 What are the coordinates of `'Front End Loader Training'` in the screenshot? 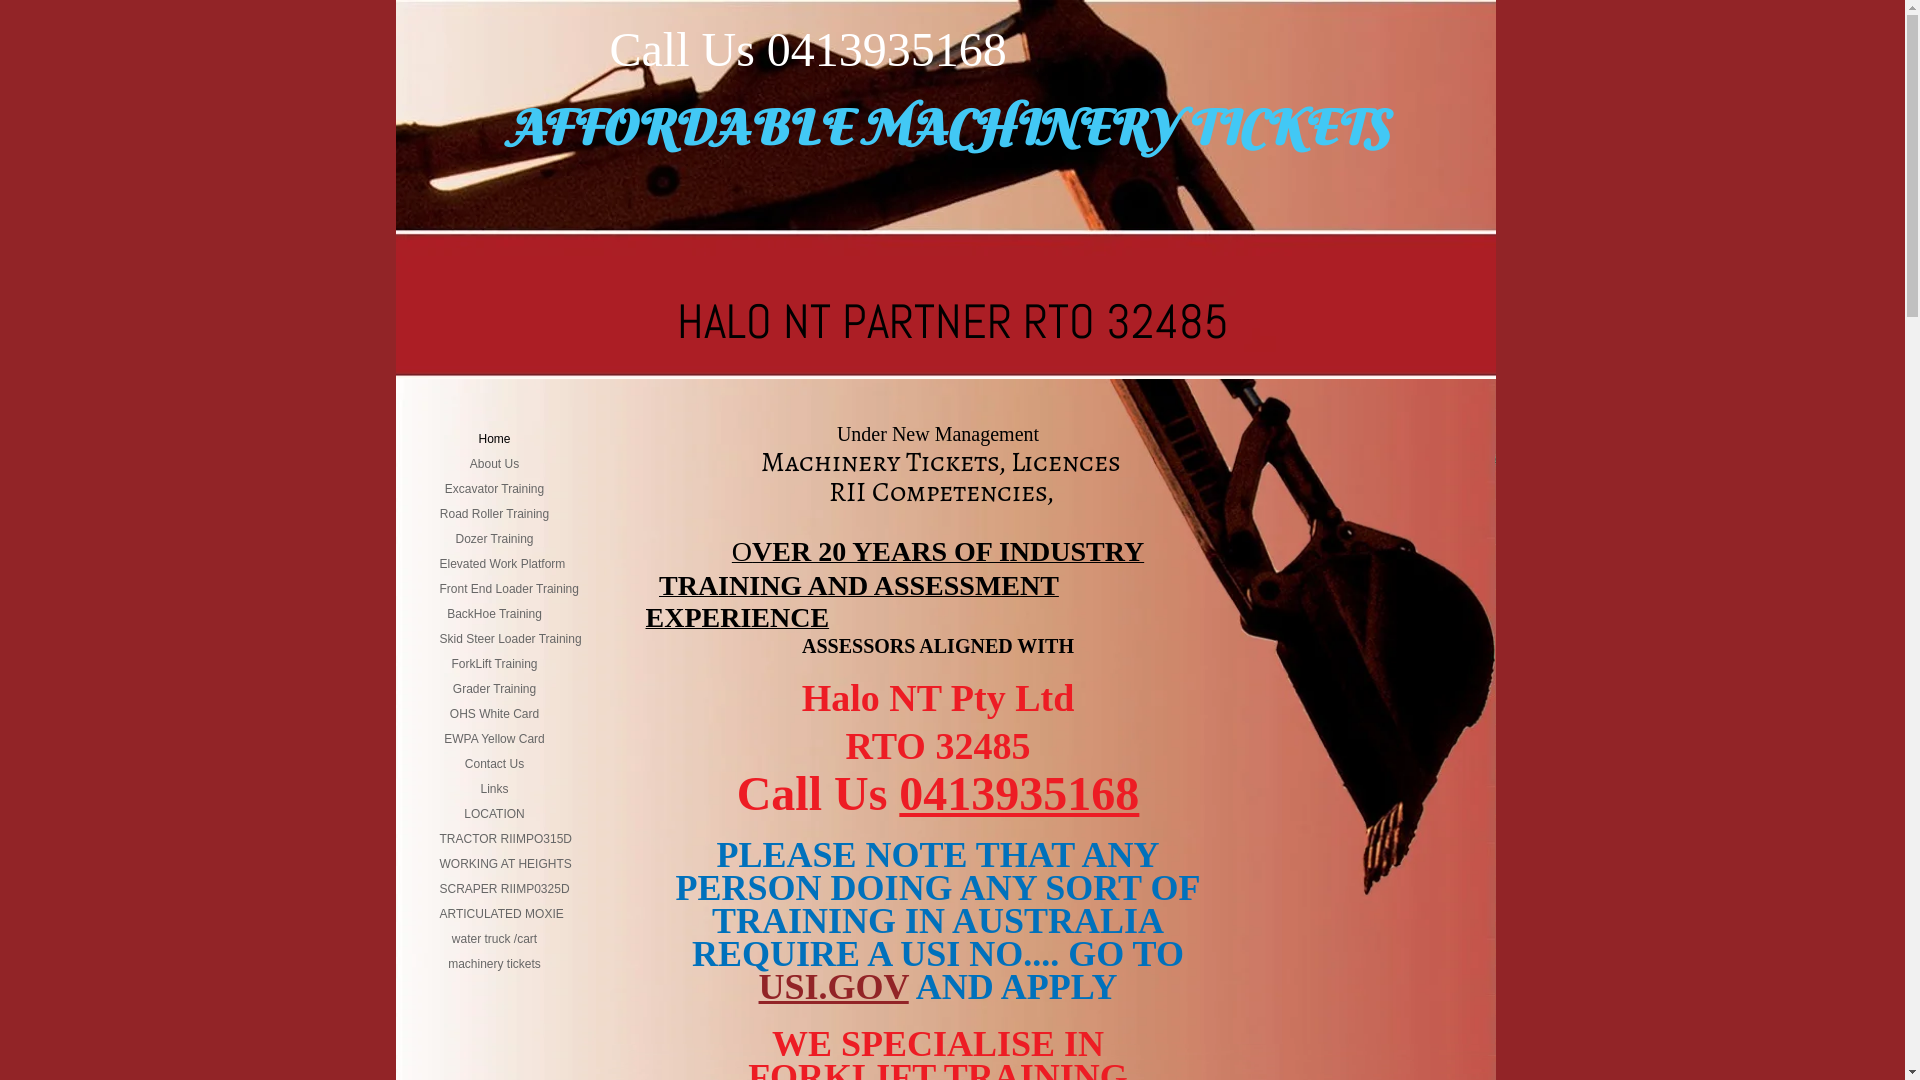 It's located at (509, 588).